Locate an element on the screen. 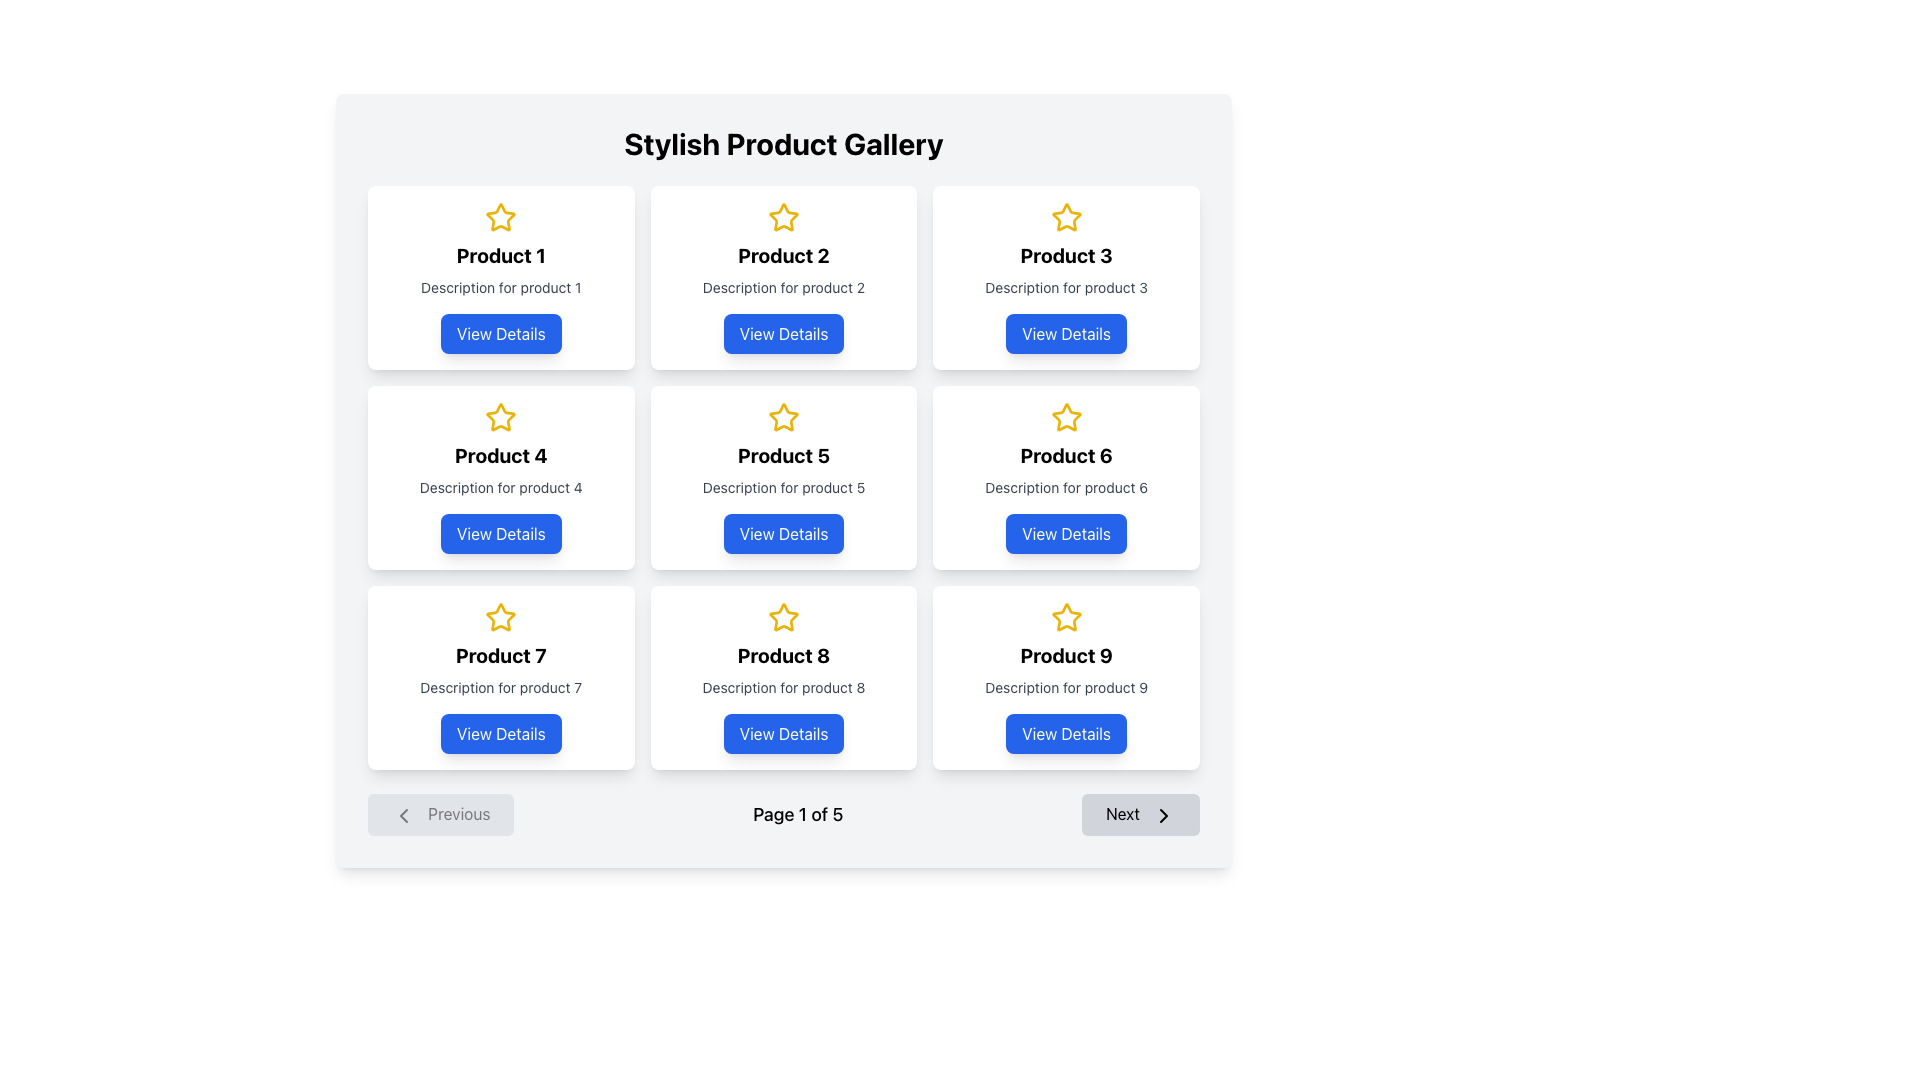 This screenshot has width=1920, height=1080. the star icon representing the rating or favorite marker for the product, located above the 'Product 6' card in the second row, third column is located at coordinates (1065, 416).